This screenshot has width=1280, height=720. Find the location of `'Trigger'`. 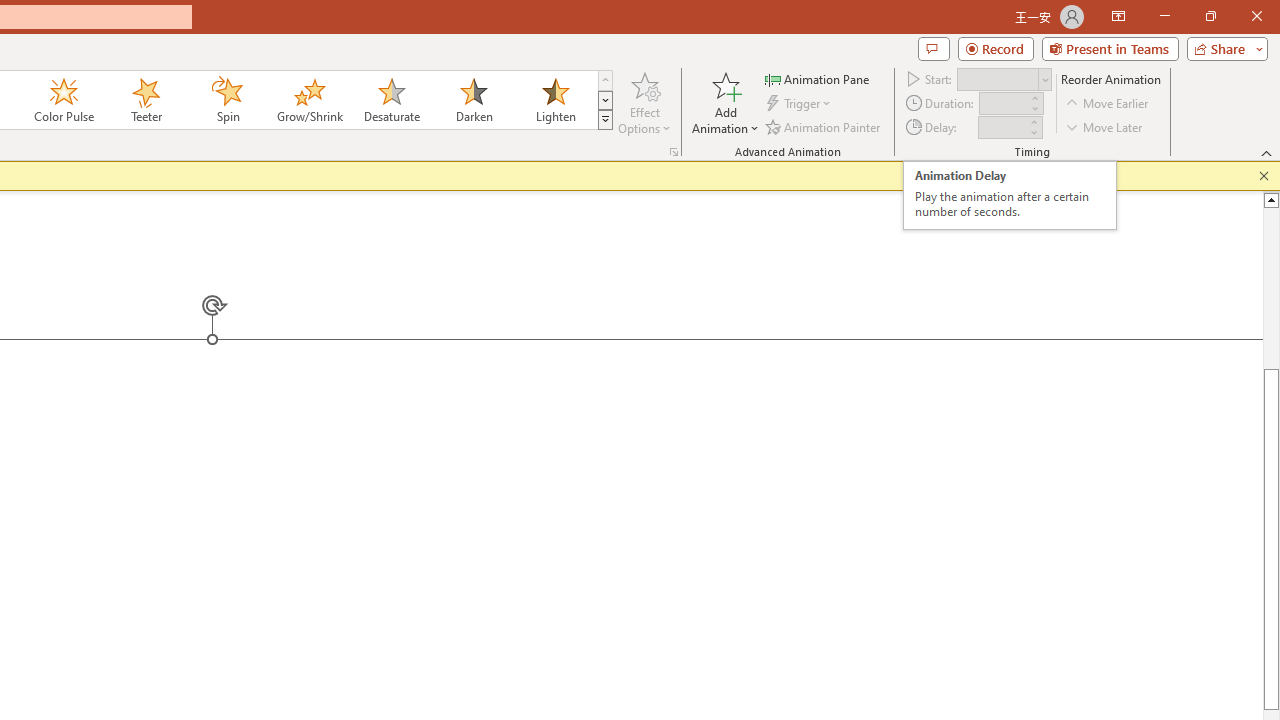

'Trigger' is located at coordinates (800, 103).